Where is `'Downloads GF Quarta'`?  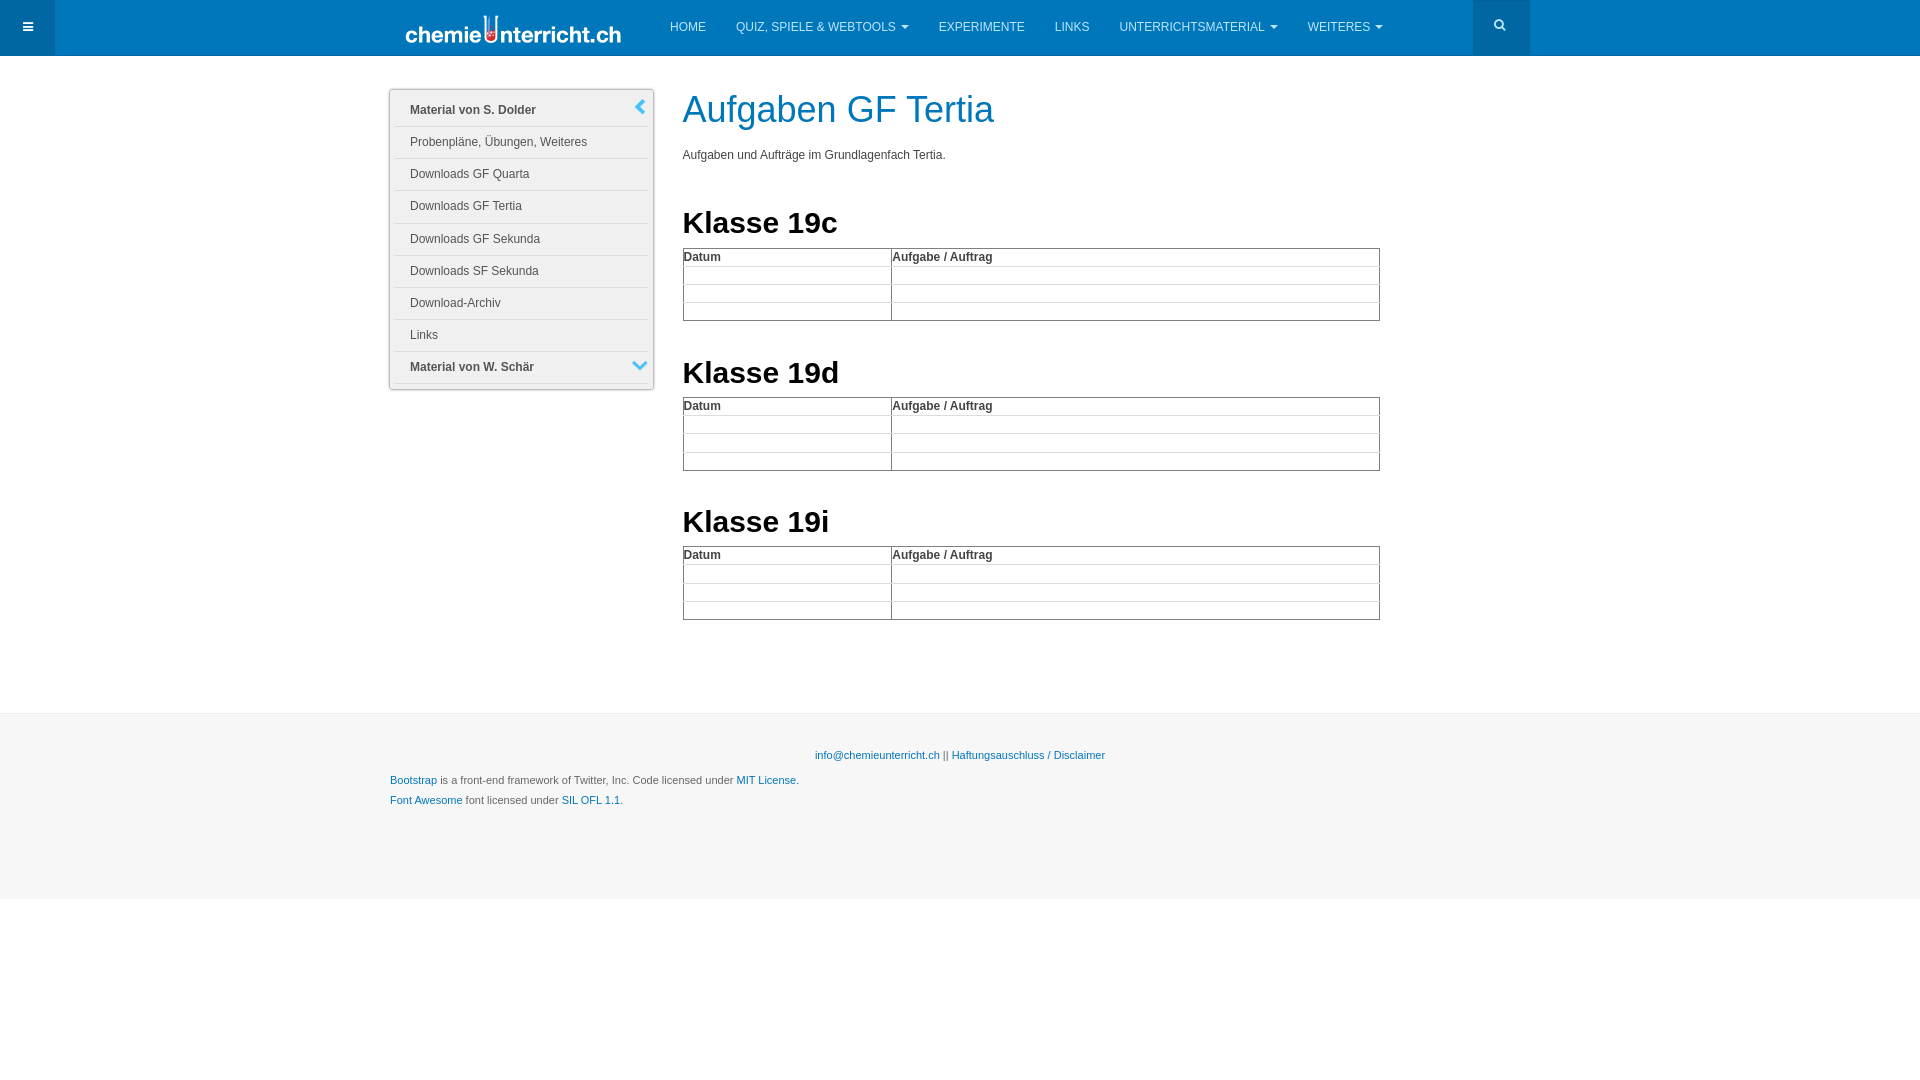 'Downloads GF Quarta' is located at coordinates (521, 173).